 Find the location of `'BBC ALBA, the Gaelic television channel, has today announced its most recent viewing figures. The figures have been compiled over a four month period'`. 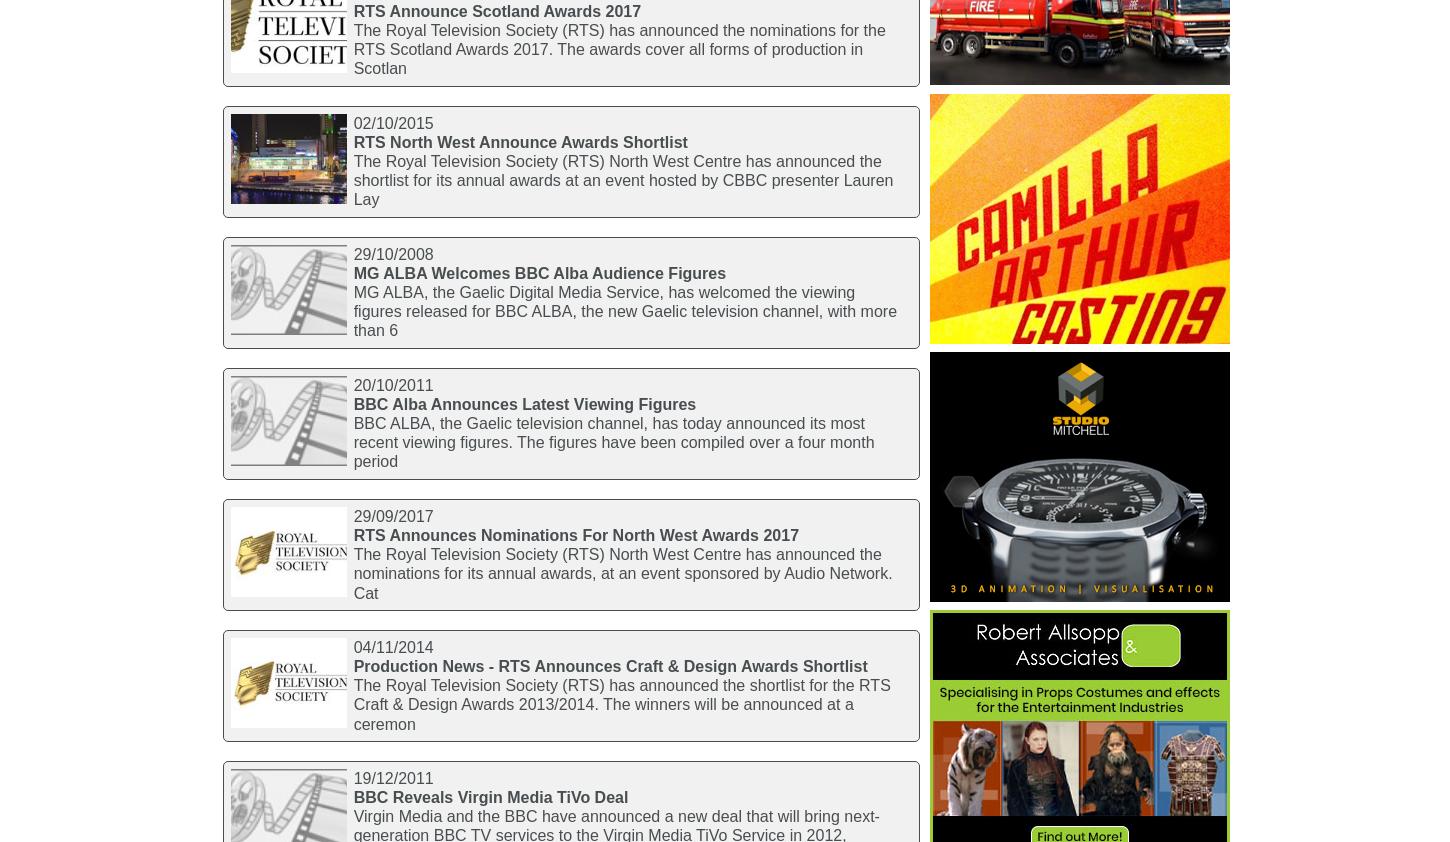

'BBC ALBA, the Gaelic television channel, has today announced its most recent viewing figures. The figures have been compiled over a four month period' is located at coordinates (612, 441).